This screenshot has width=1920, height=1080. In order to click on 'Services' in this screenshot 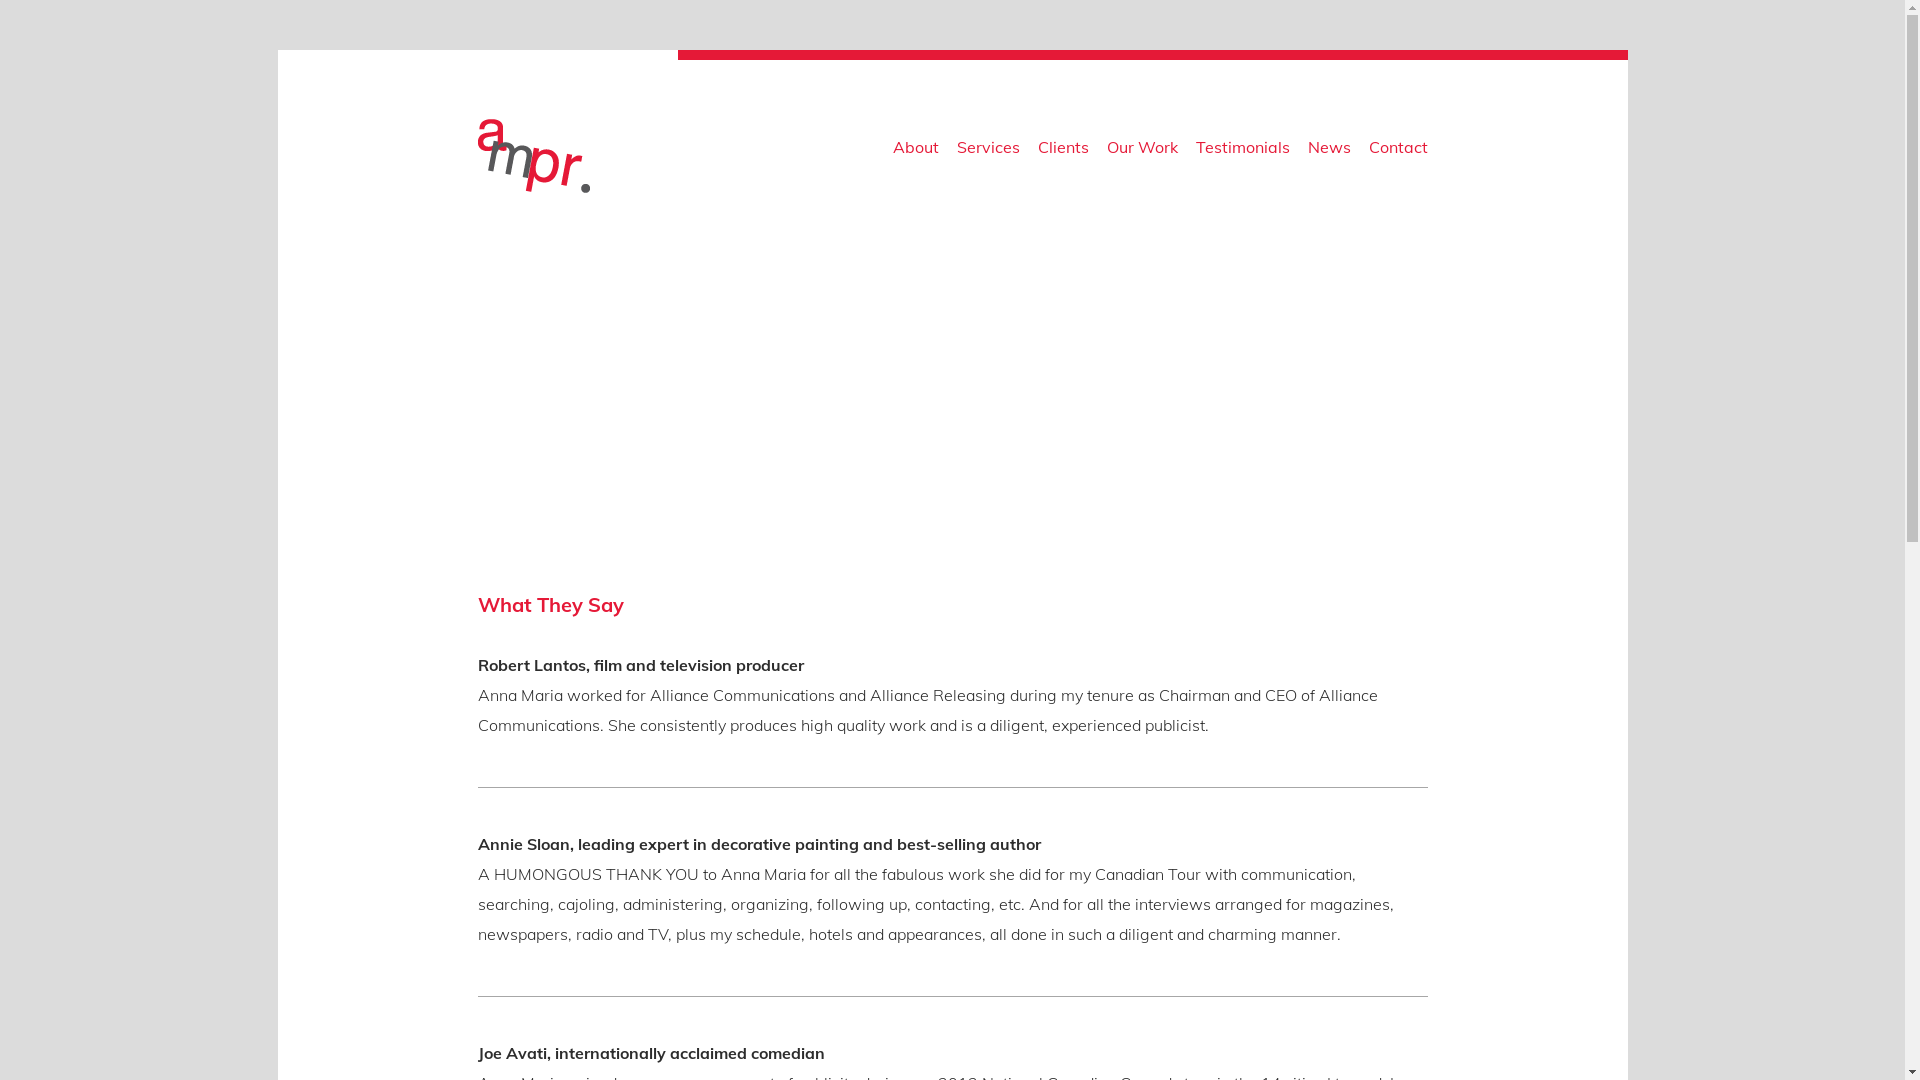, I will do `click(987, 150)`.